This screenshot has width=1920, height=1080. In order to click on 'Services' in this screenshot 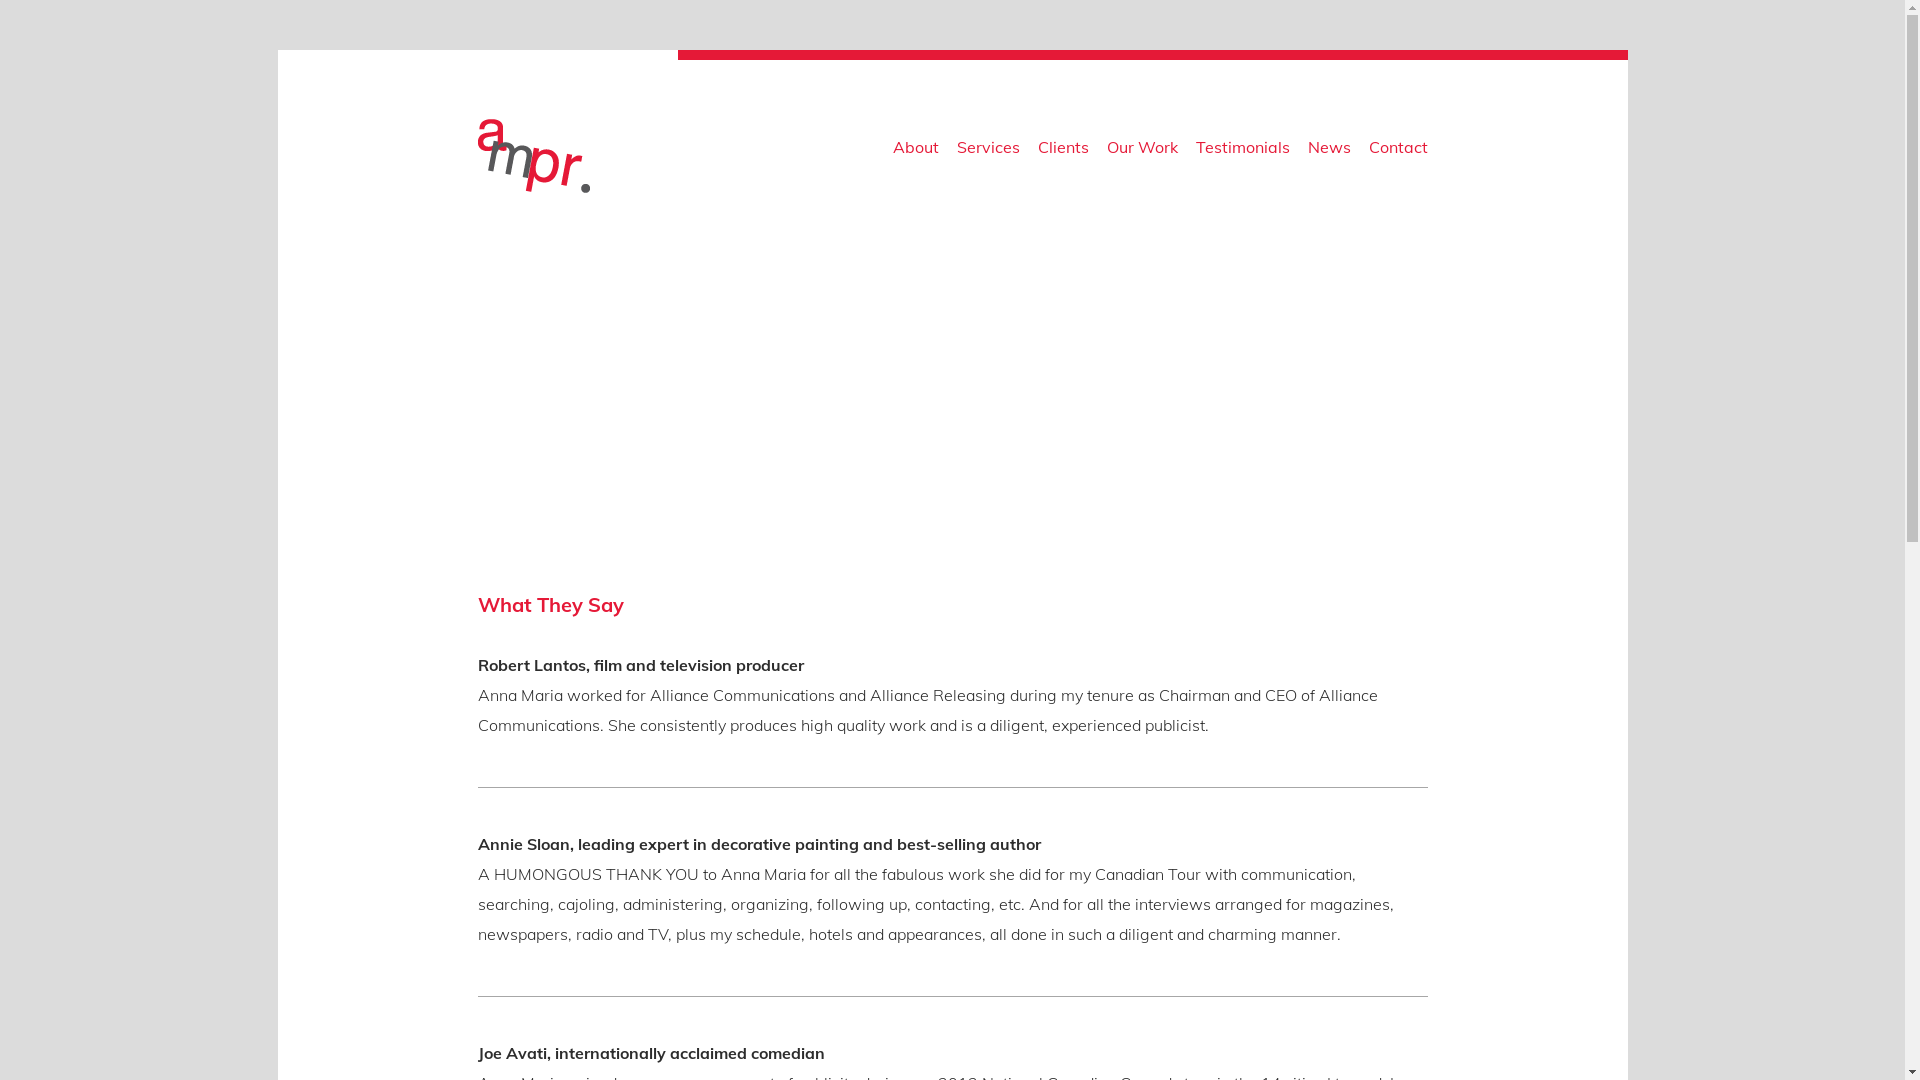, I will do `click(987, 150)`.